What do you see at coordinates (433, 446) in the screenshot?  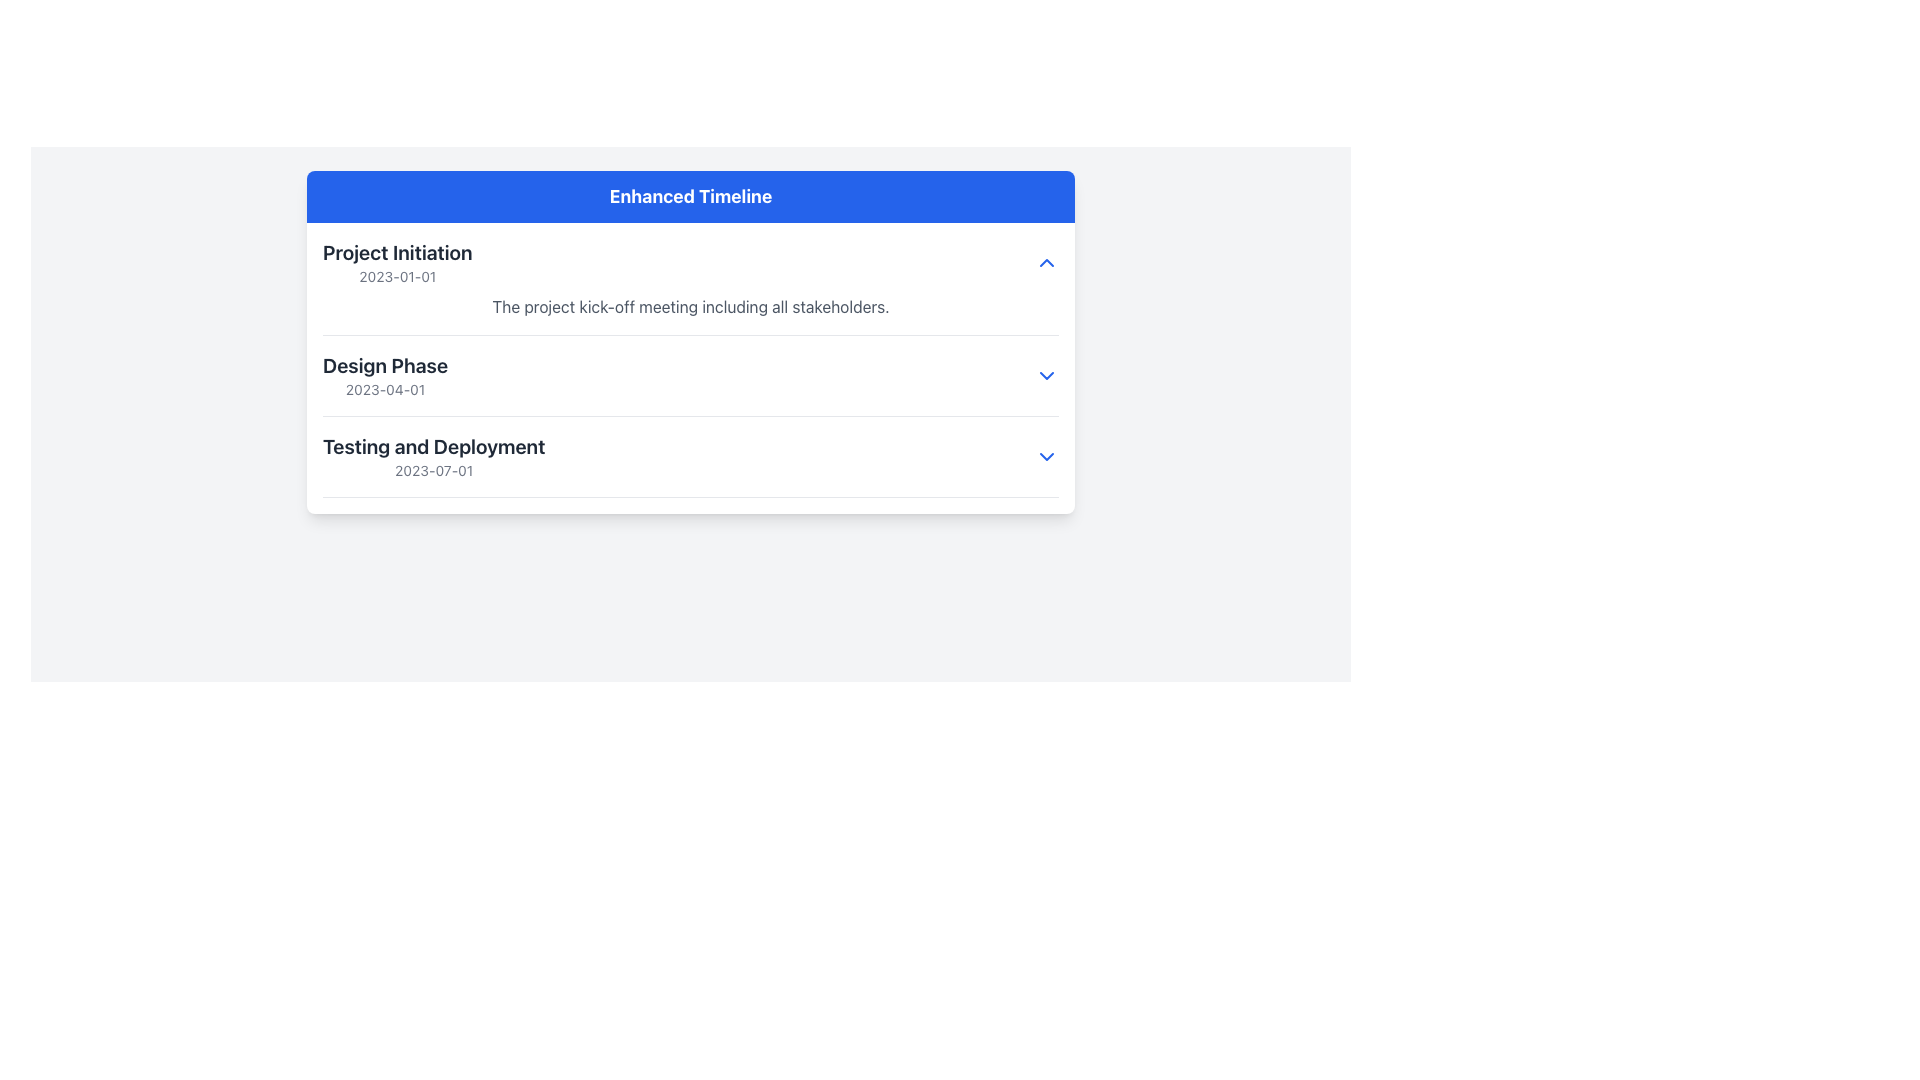 I see `the static text label displaying 'Testing and Deployment' within the 'Enhanced Timeline' section of the timeline interface` at bounding box center [433, 446].